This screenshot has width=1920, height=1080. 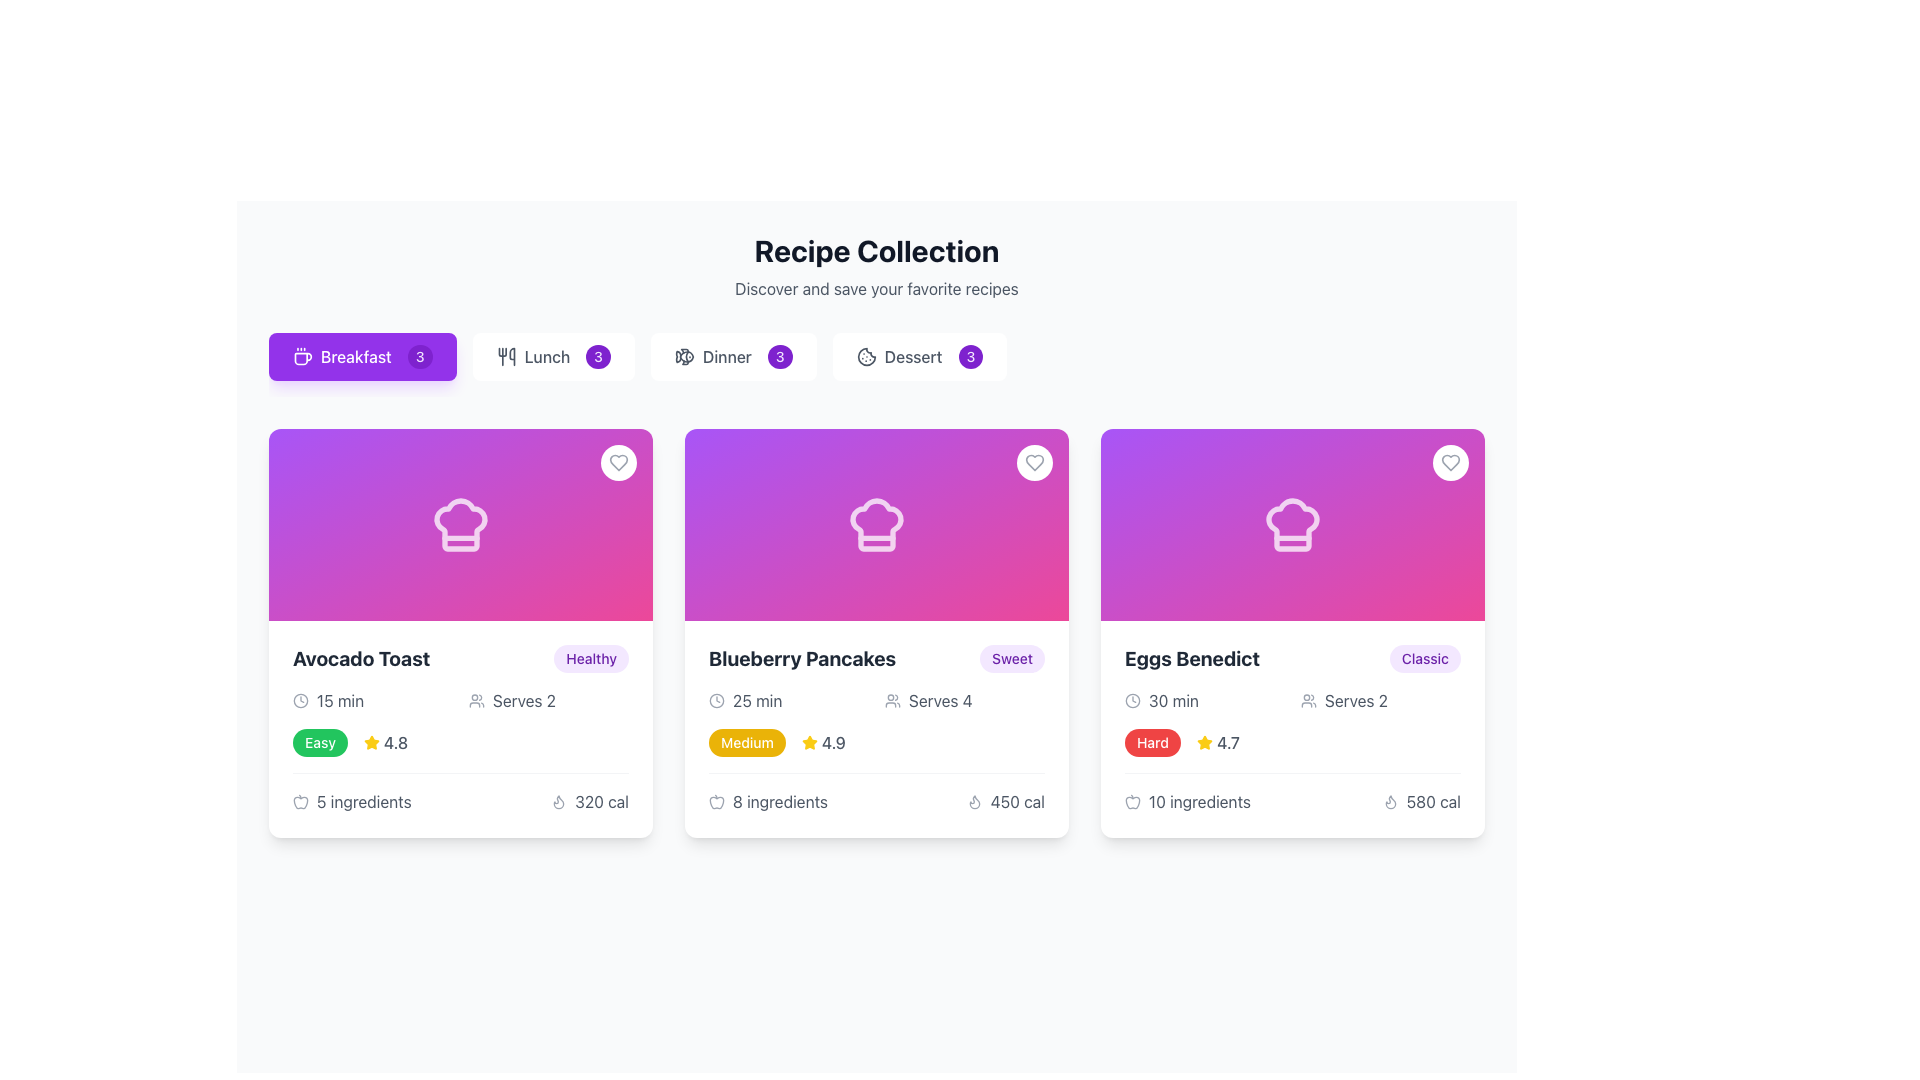 What do you see at coordinates (685, 356) in the screenshot?
I see `the 'Dinner' category icon in the navigation menu, which is located within the 'Dinner3' button and is the first element among its siblings` at bounding box center [685, 356].